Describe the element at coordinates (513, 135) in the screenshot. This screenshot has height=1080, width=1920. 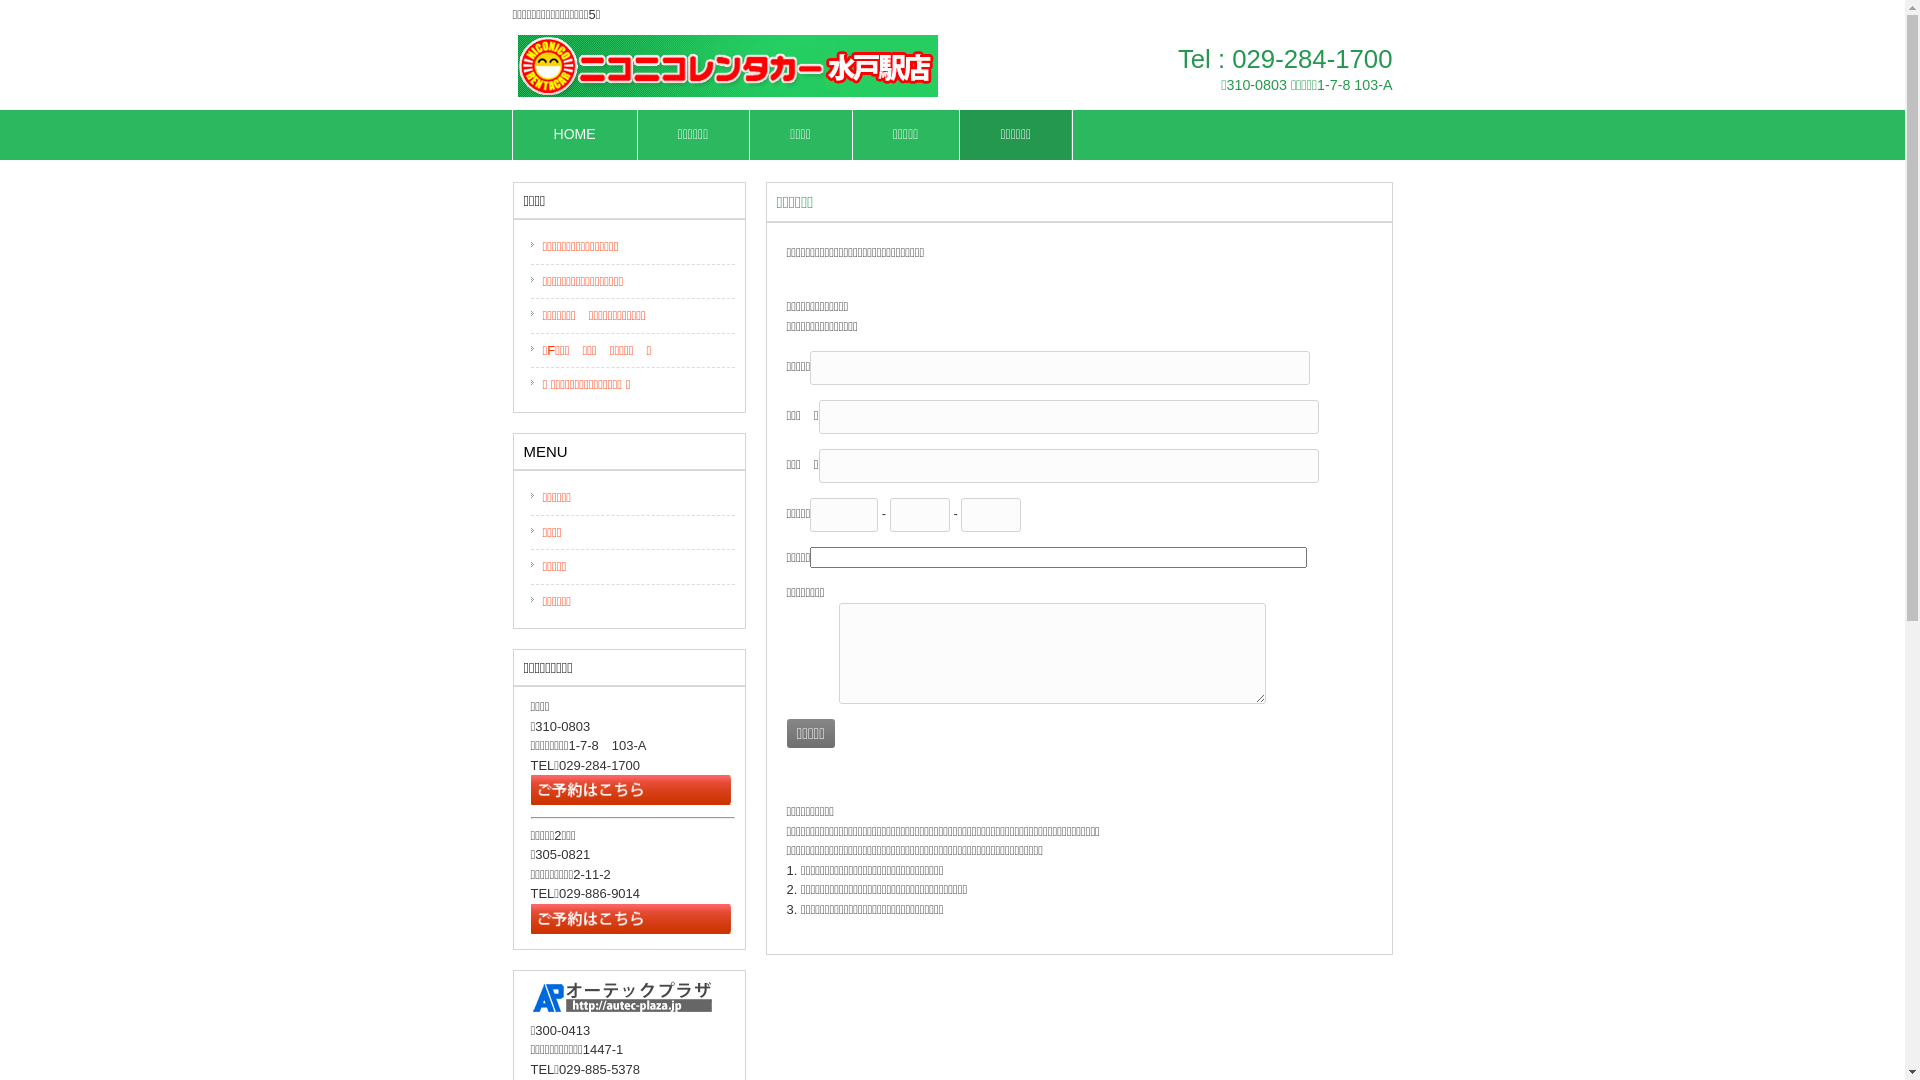
I see `'HOME'` at that location.